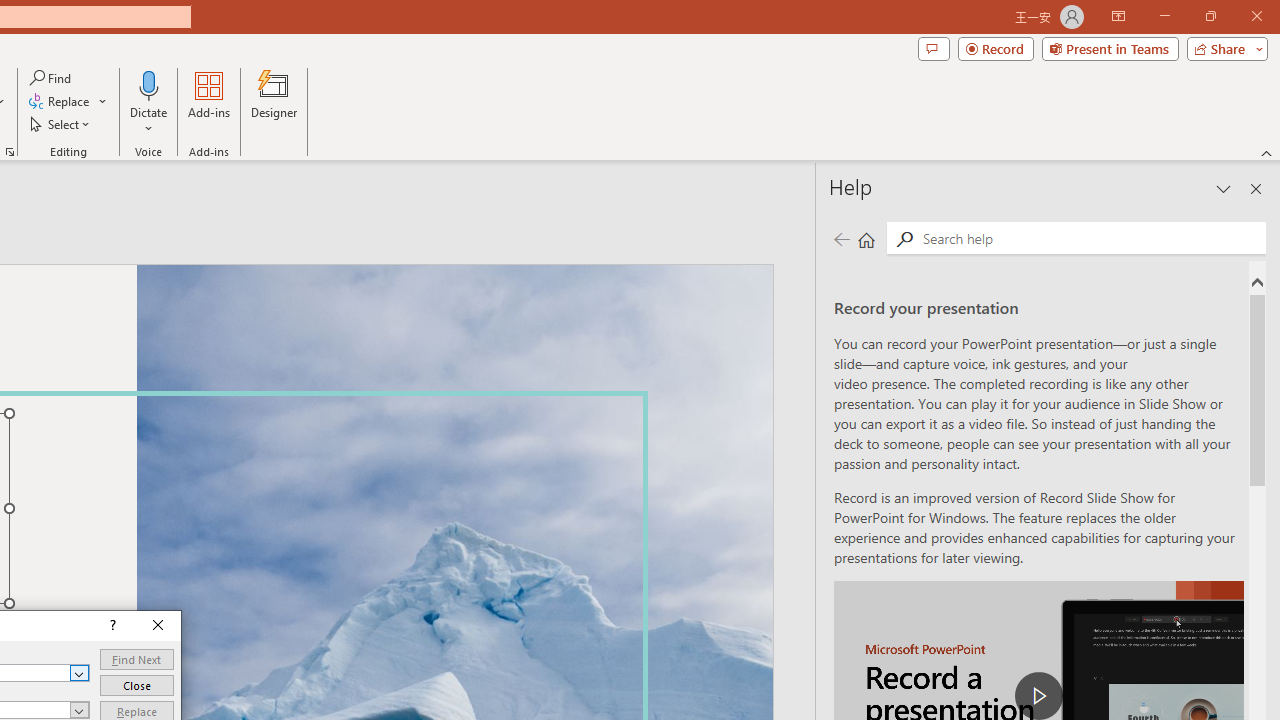 The image size is (1280, 720). Describe the element at coordinates (841, 238) in the screenshot. I see `'Previous page'` at that location.